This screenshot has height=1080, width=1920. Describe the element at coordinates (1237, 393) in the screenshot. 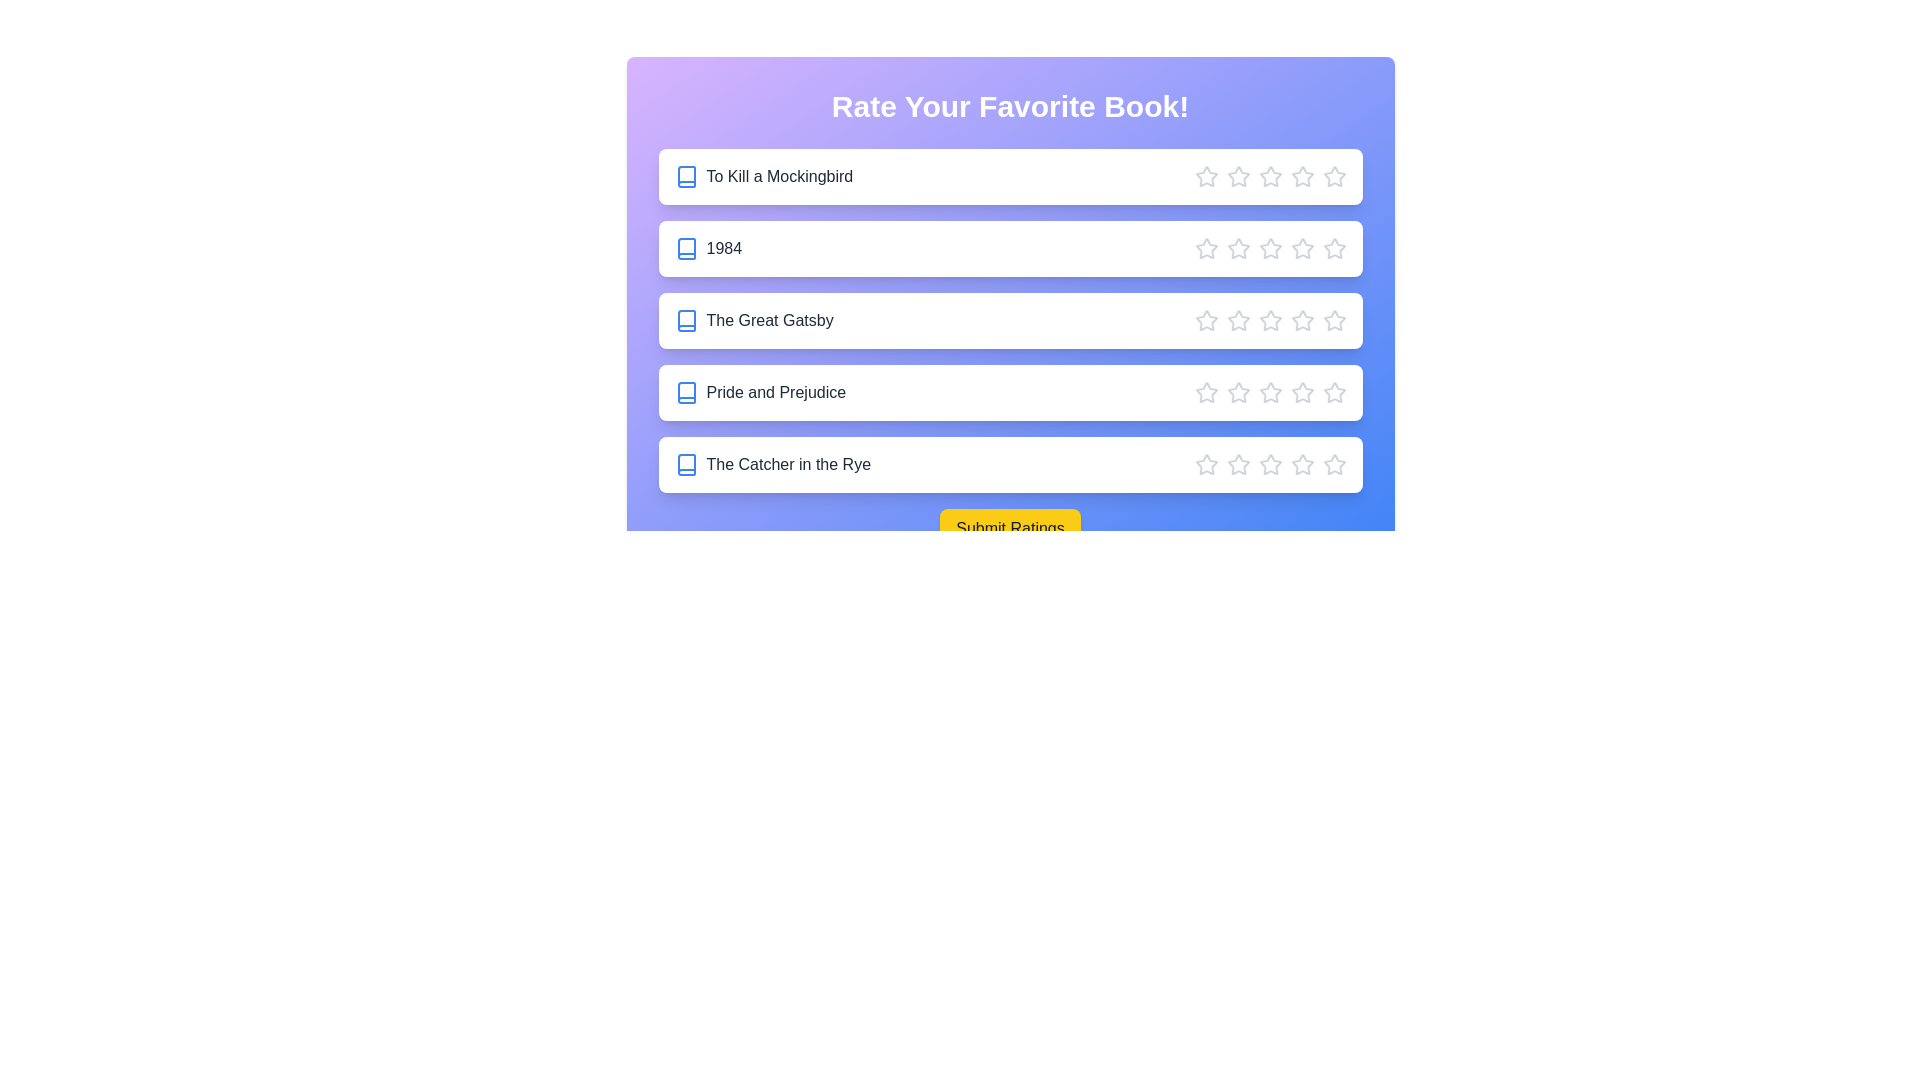

I see `the star corresponding to 2 stars for the book 'Pride and Prejudice'` at that location.